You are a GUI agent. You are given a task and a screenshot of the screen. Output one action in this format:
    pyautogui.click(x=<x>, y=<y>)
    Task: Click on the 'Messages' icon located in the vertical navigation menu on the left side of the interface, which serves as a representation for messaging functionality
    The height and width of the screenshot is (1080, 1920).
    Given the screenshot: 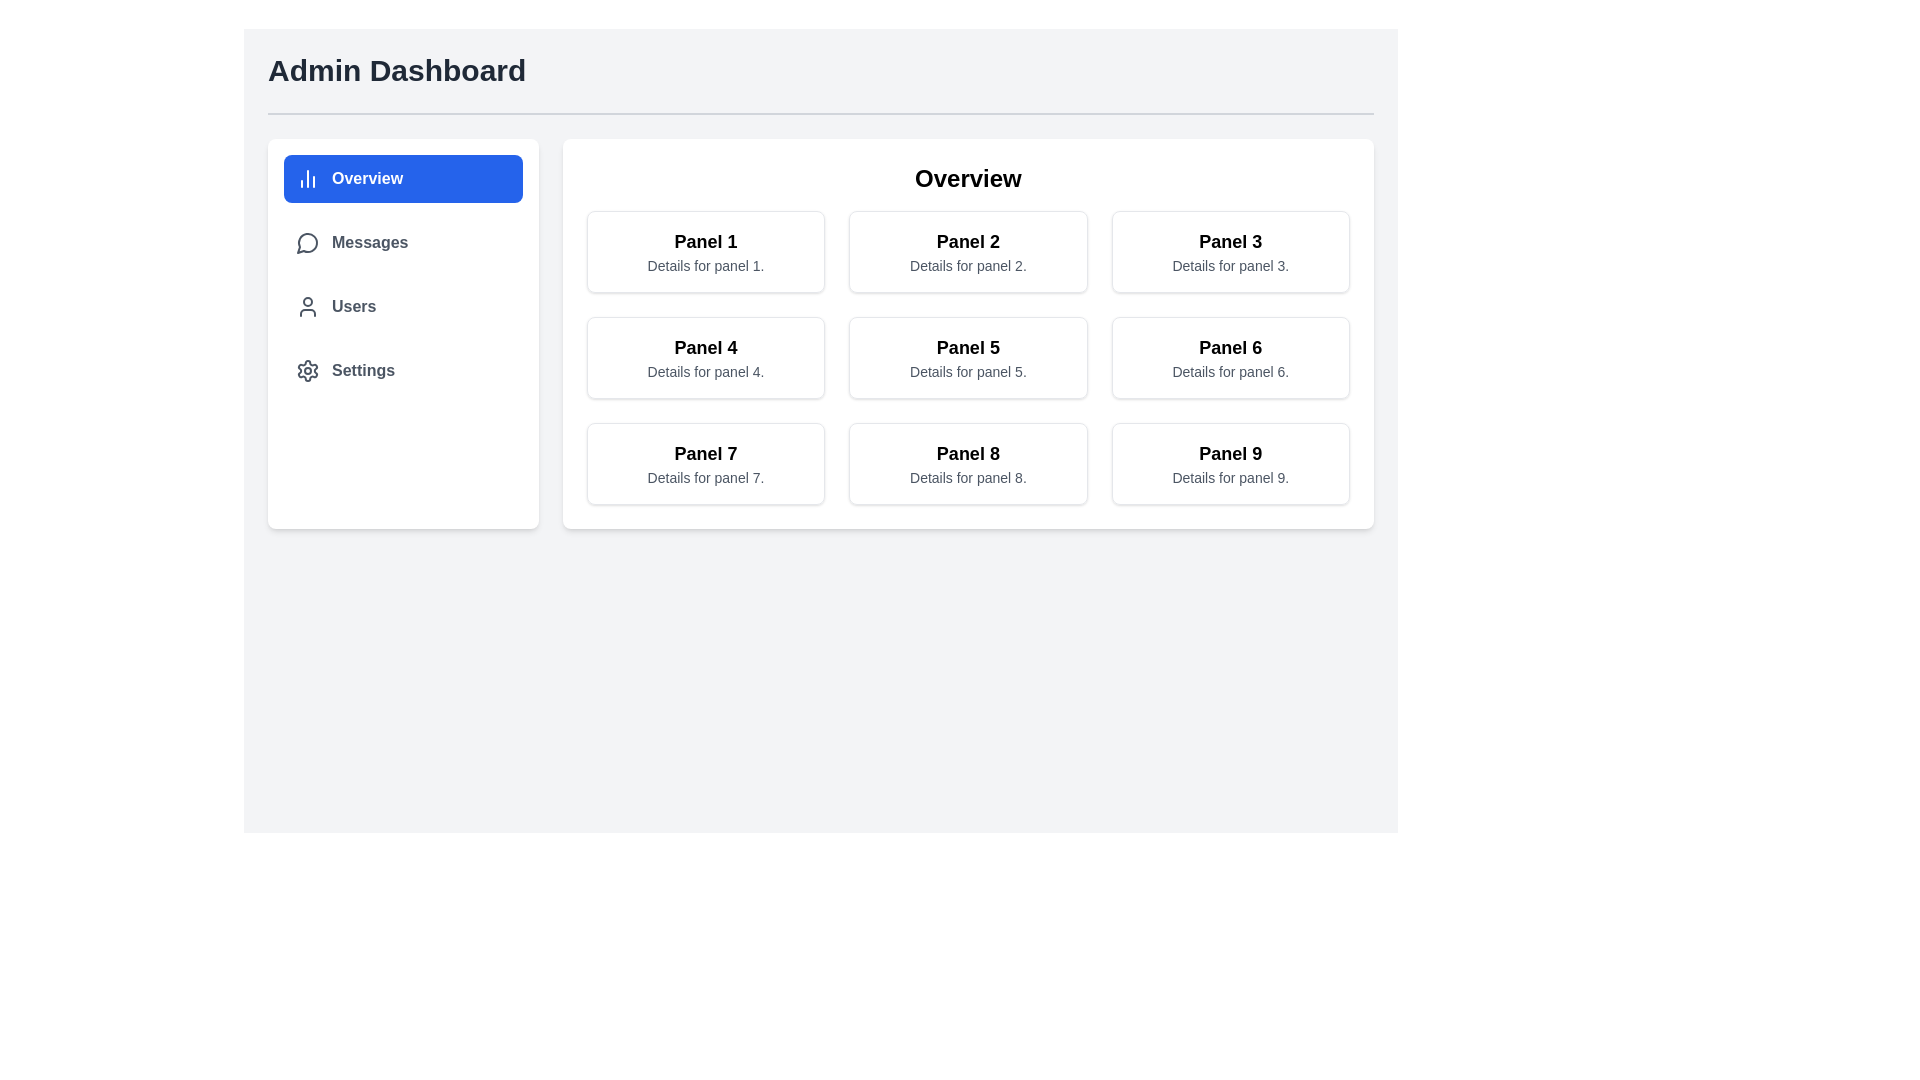 What is the action you would take?
    pyautogui.click(x=306, y=242)
    